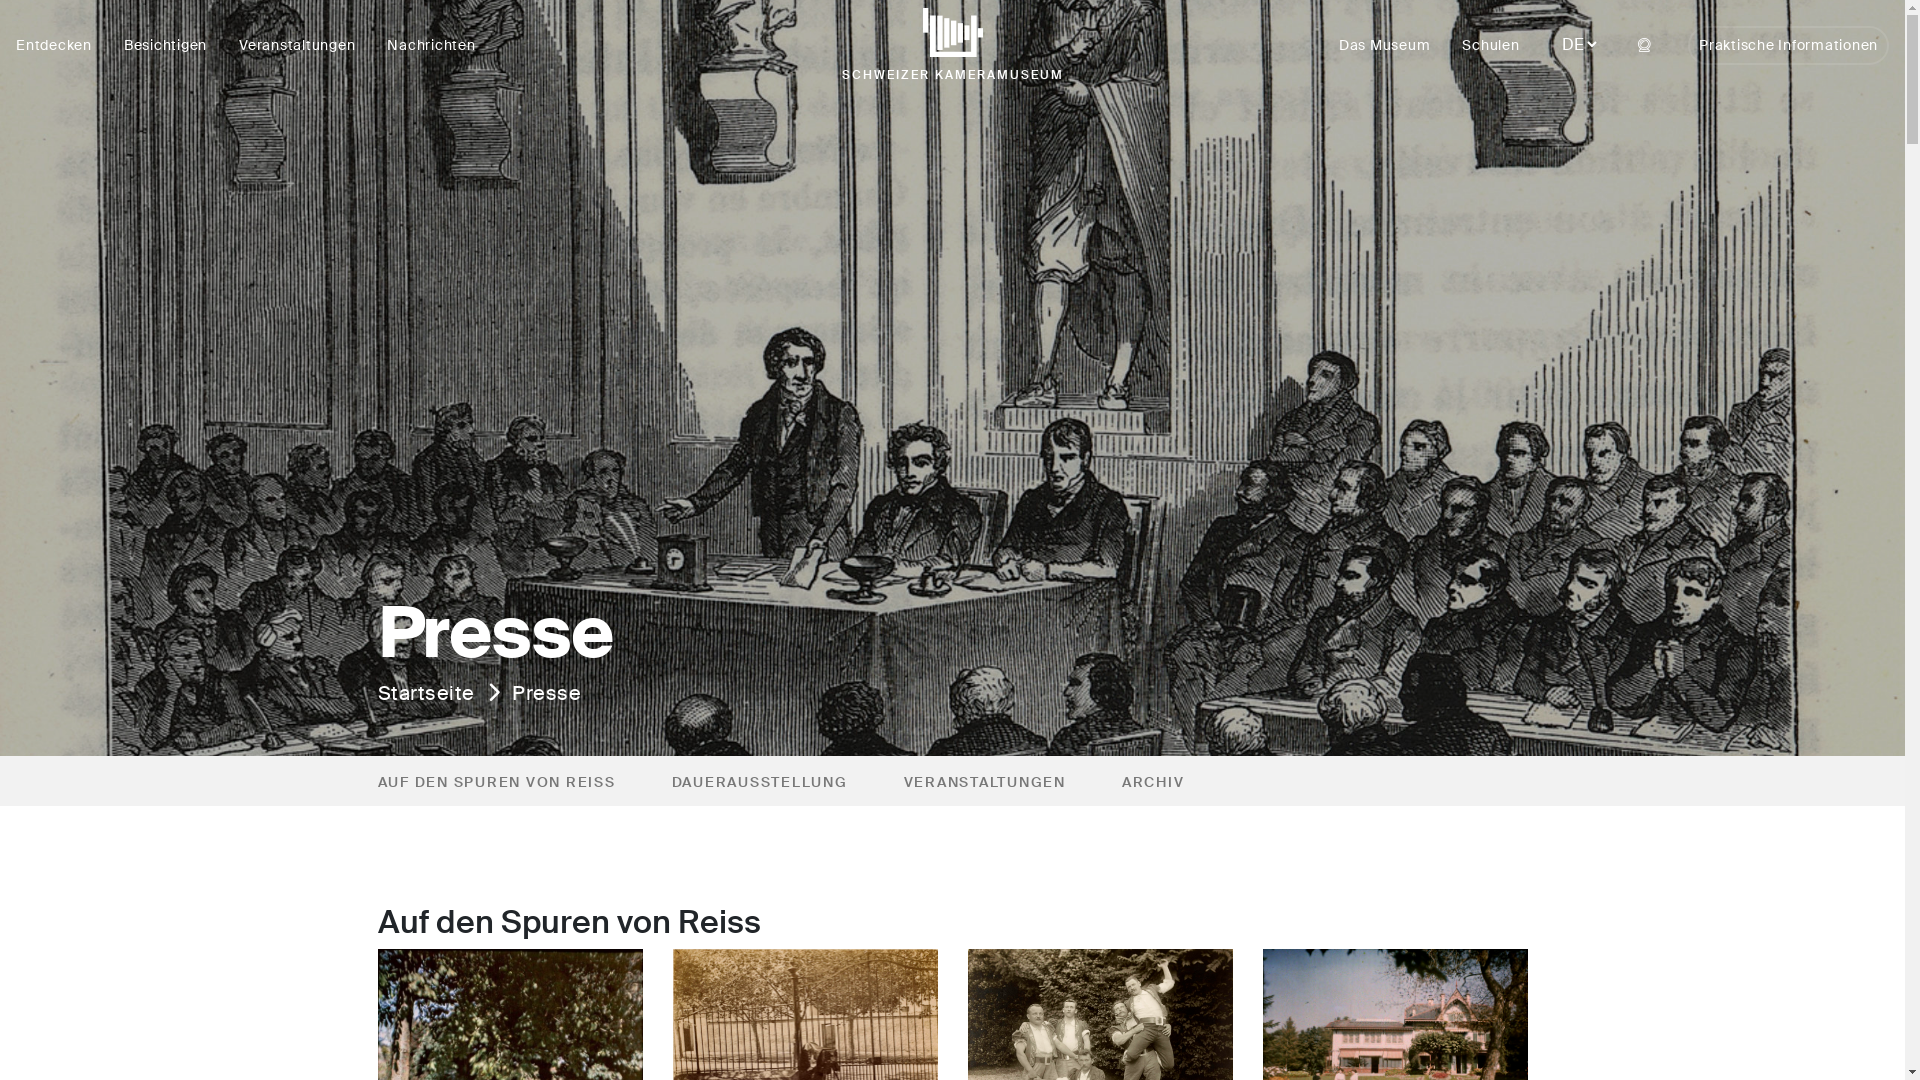  What do you see at coordinates (951, 48) in the screenshot?
I see `'SCHWEIZER KAMERAMUSEUM'` at bounding box center [951, 48].